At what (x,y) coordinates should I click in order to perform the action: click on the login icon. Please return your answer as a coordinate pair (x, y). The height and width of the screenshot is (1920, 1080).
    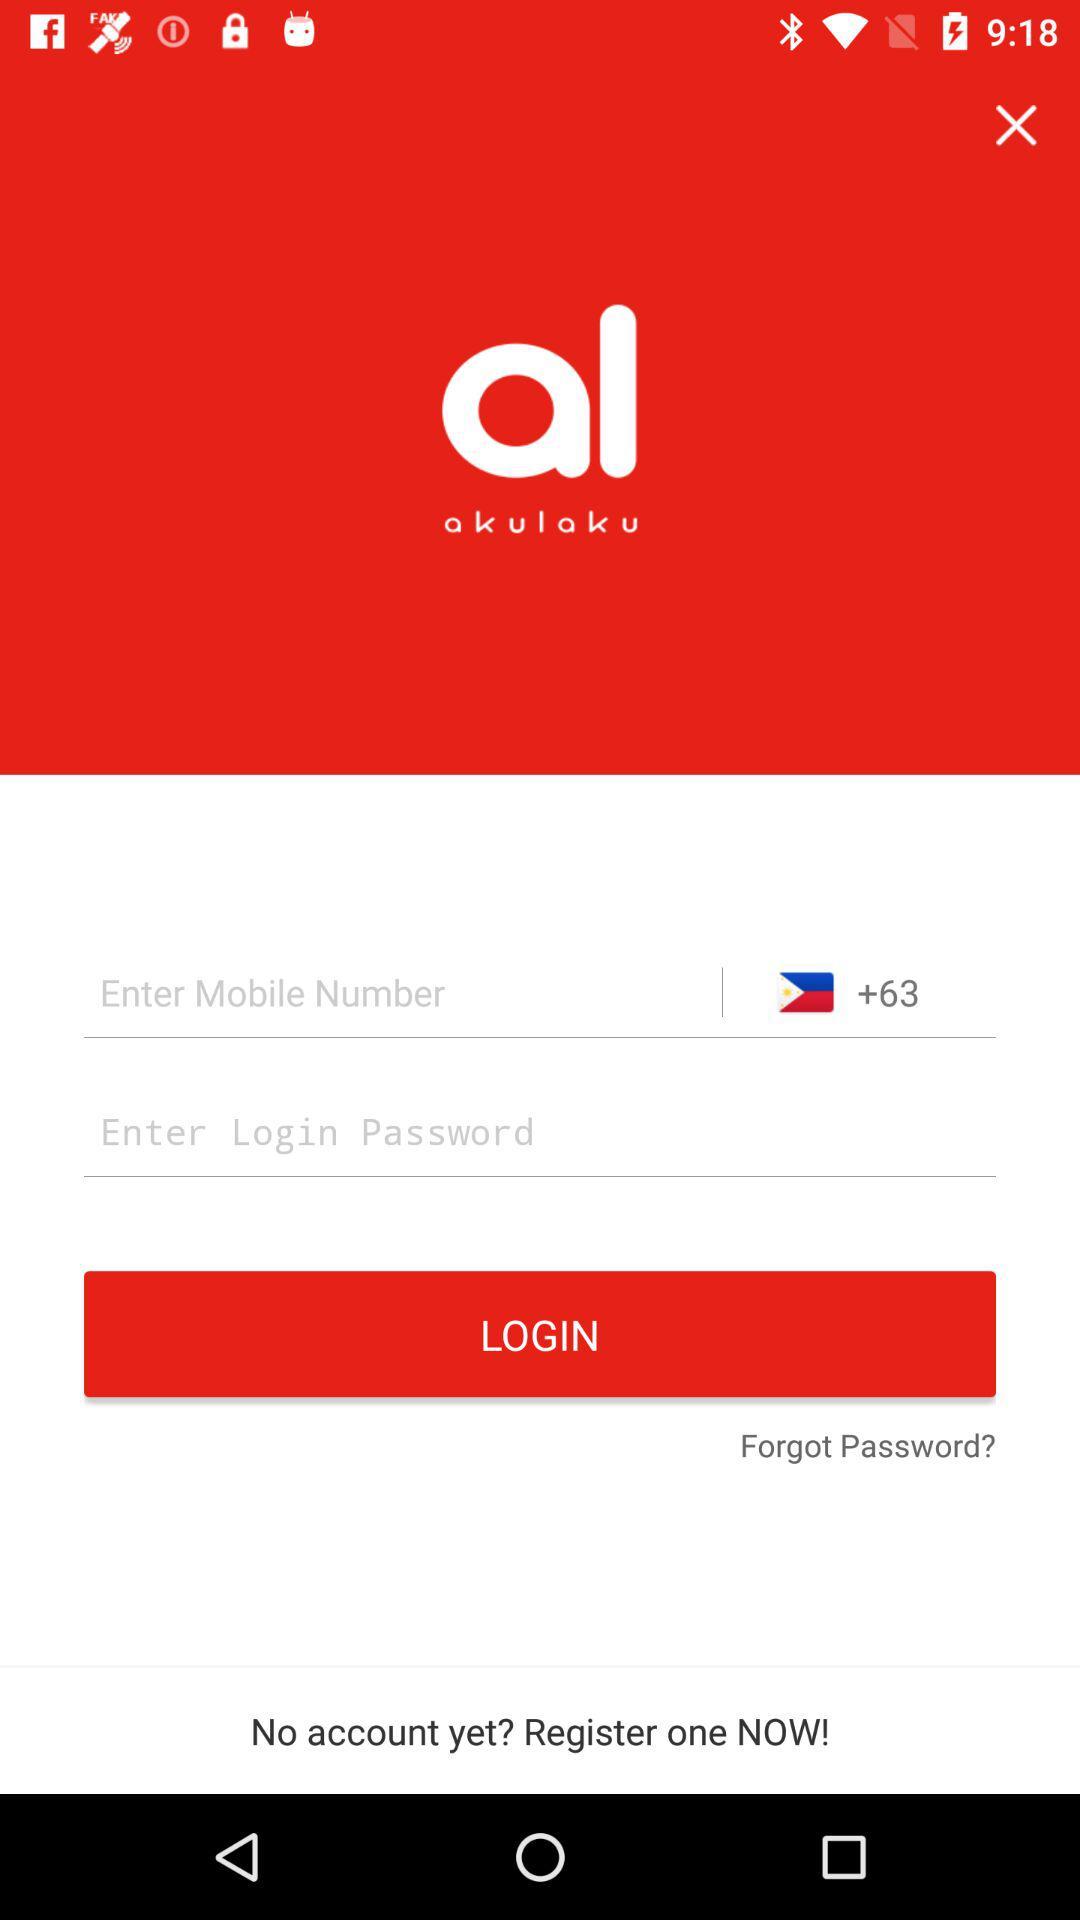
    Looking at the image, I should click on (540, 1334).